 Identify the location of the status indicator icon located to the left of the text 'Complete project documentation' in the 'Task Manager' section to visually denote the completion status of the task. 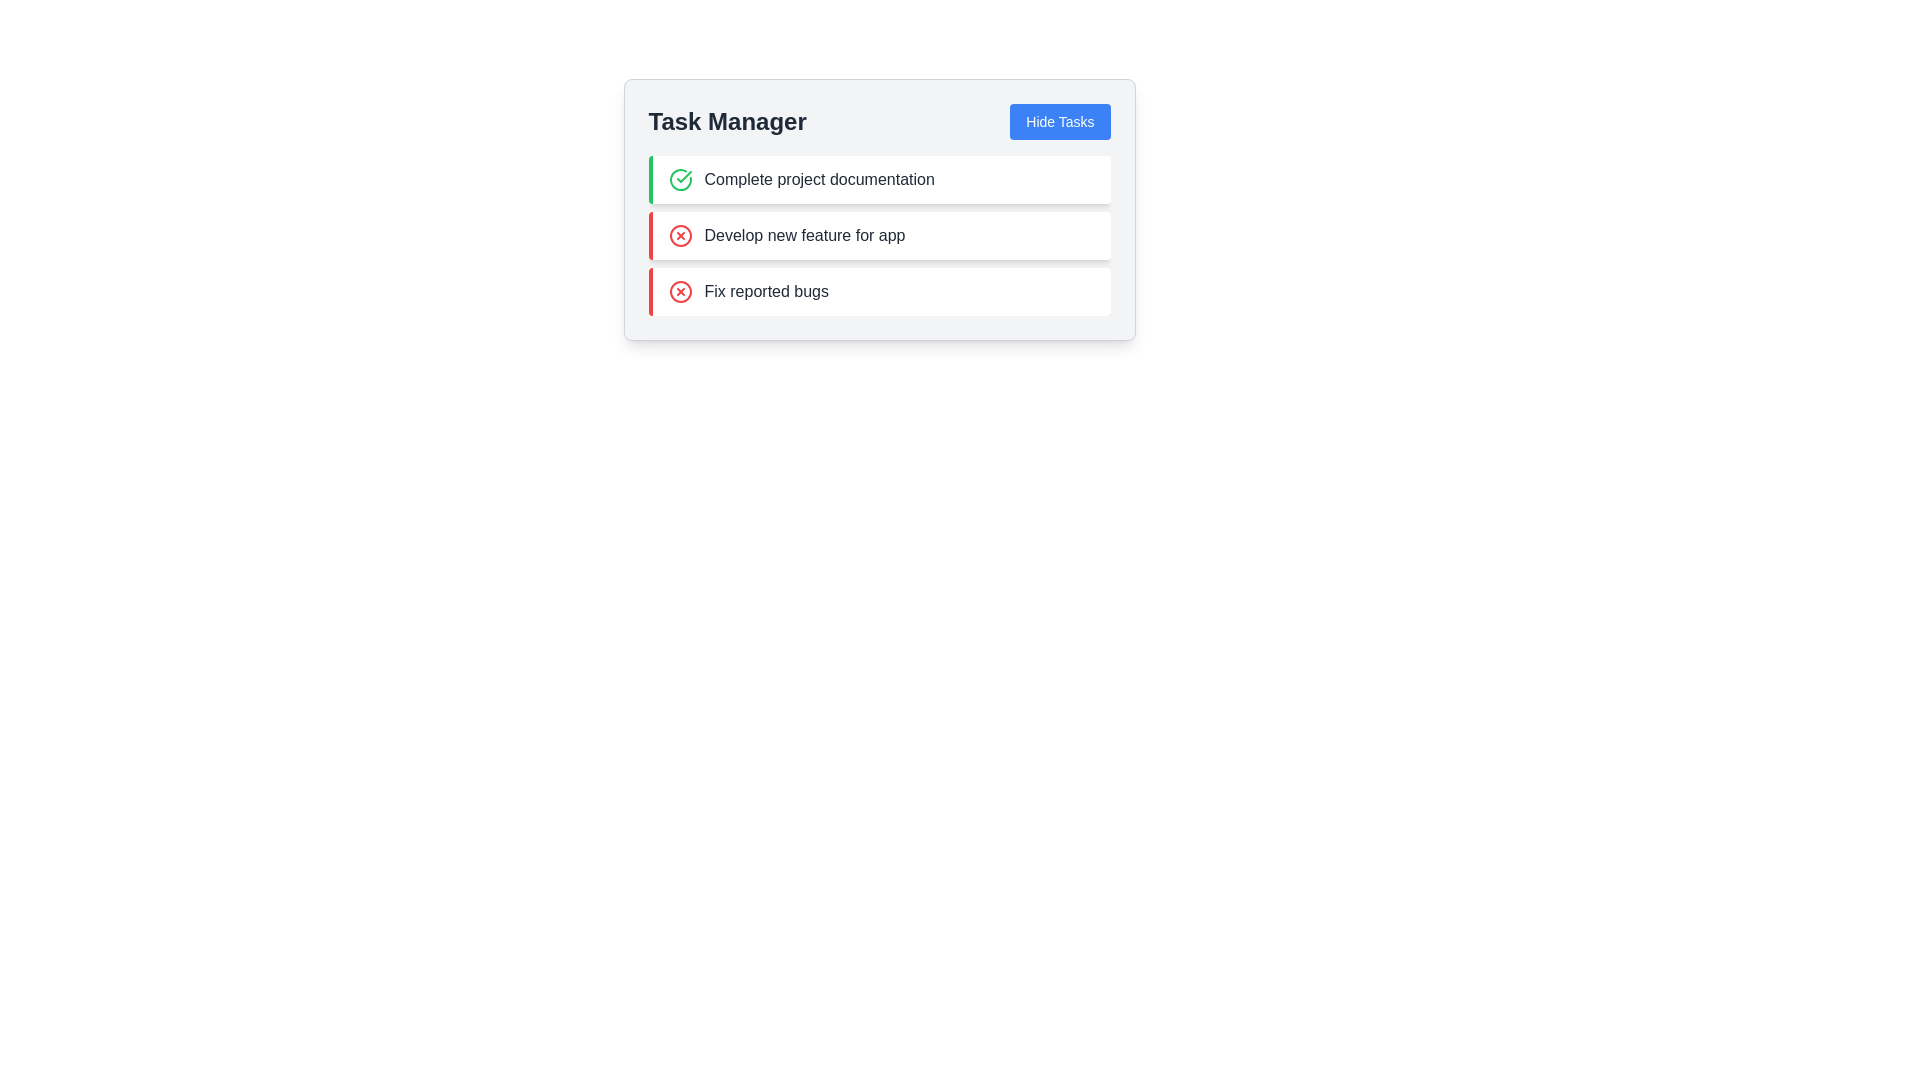
(680, 180).